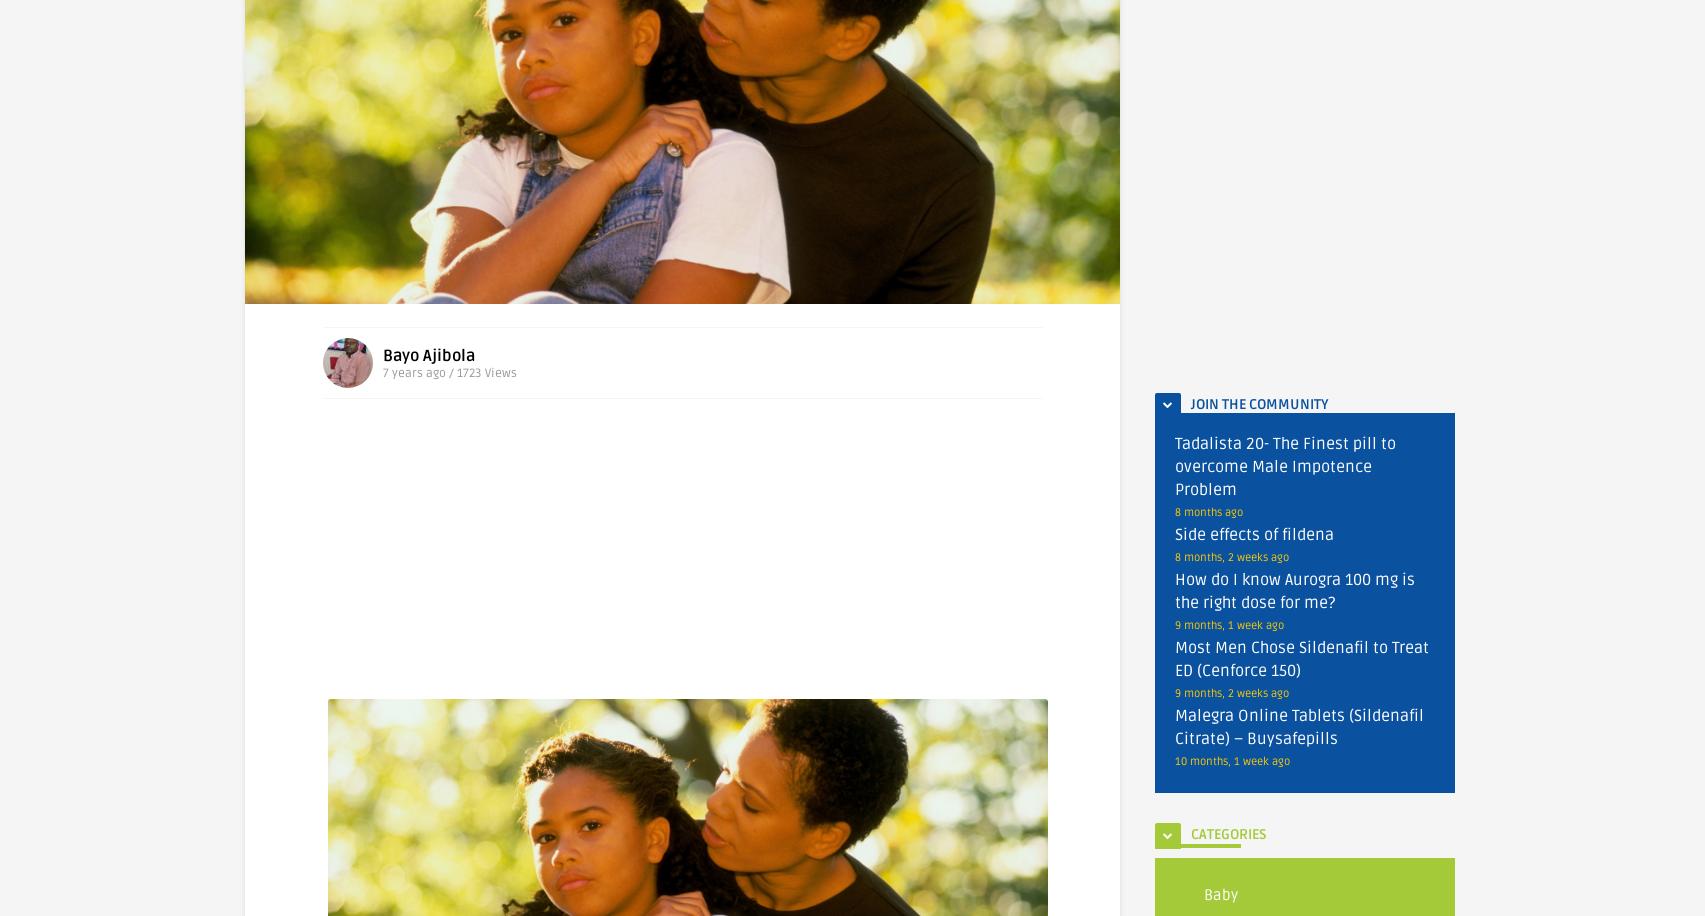 The width and height of the screenshot is (1705, 916). What do you see at coordinates (1232, 556) in the screenshot?
I see `'8 months, 2 weeks ago'` at bounding box center [1232, 556].